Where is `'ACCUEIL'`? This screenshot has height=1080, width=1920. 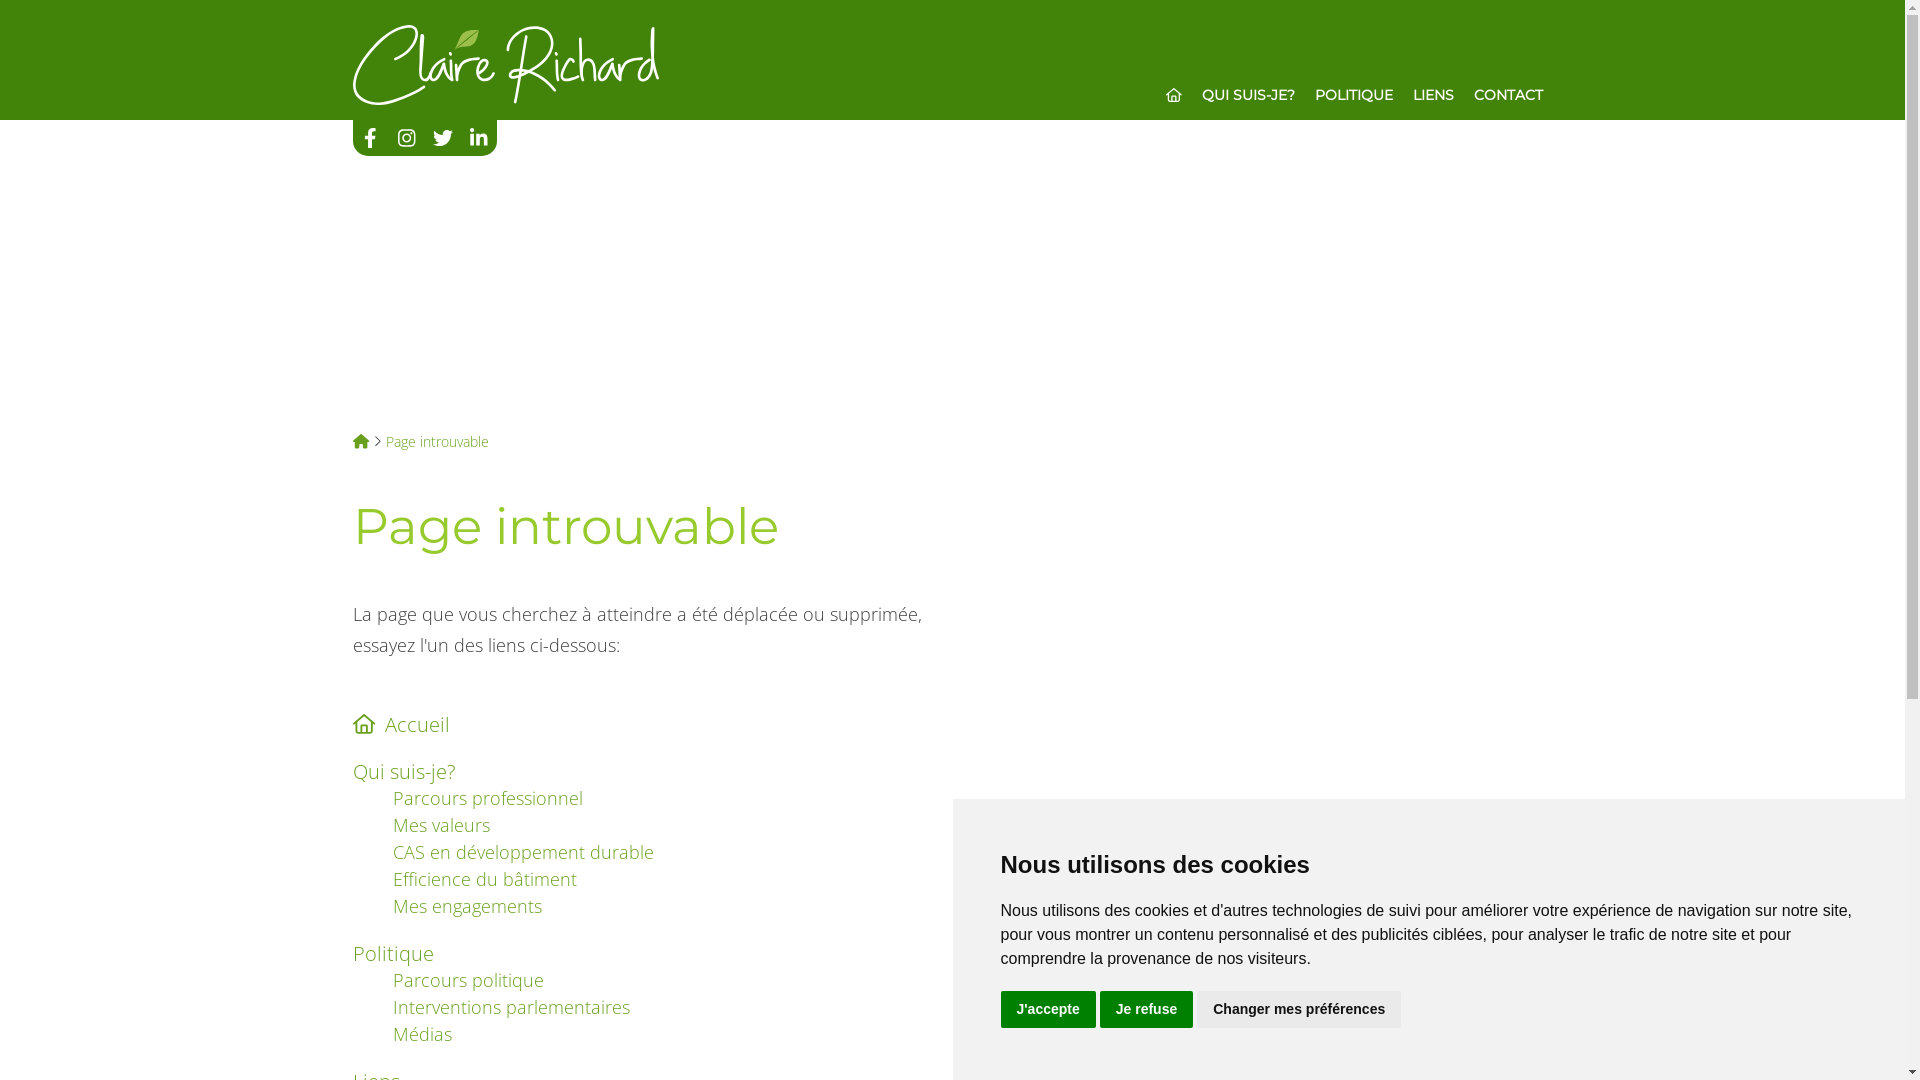 'ACCUEIL' is located at coordinates (1174, 95).